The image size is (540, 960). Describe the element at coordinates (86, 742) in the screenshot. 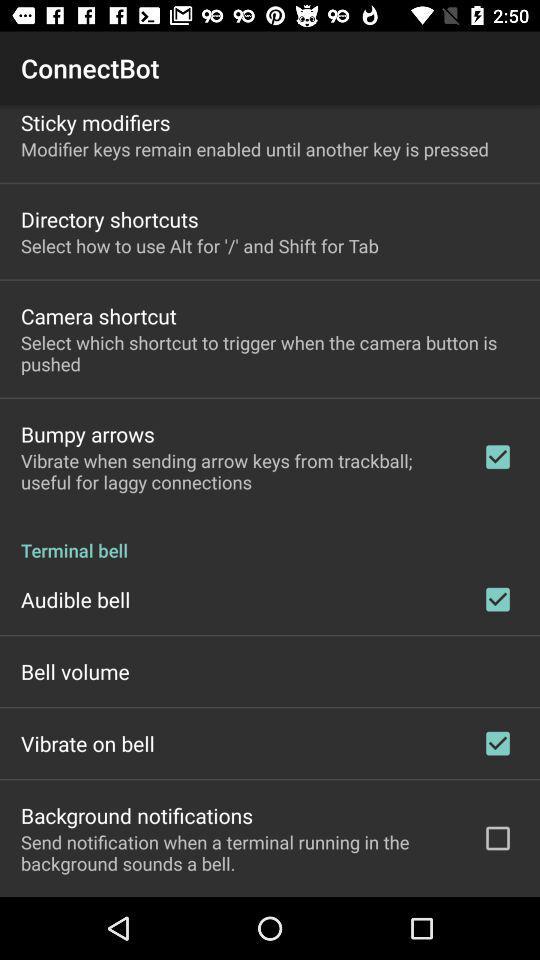

I see `the app above the background notifications app` at that location.